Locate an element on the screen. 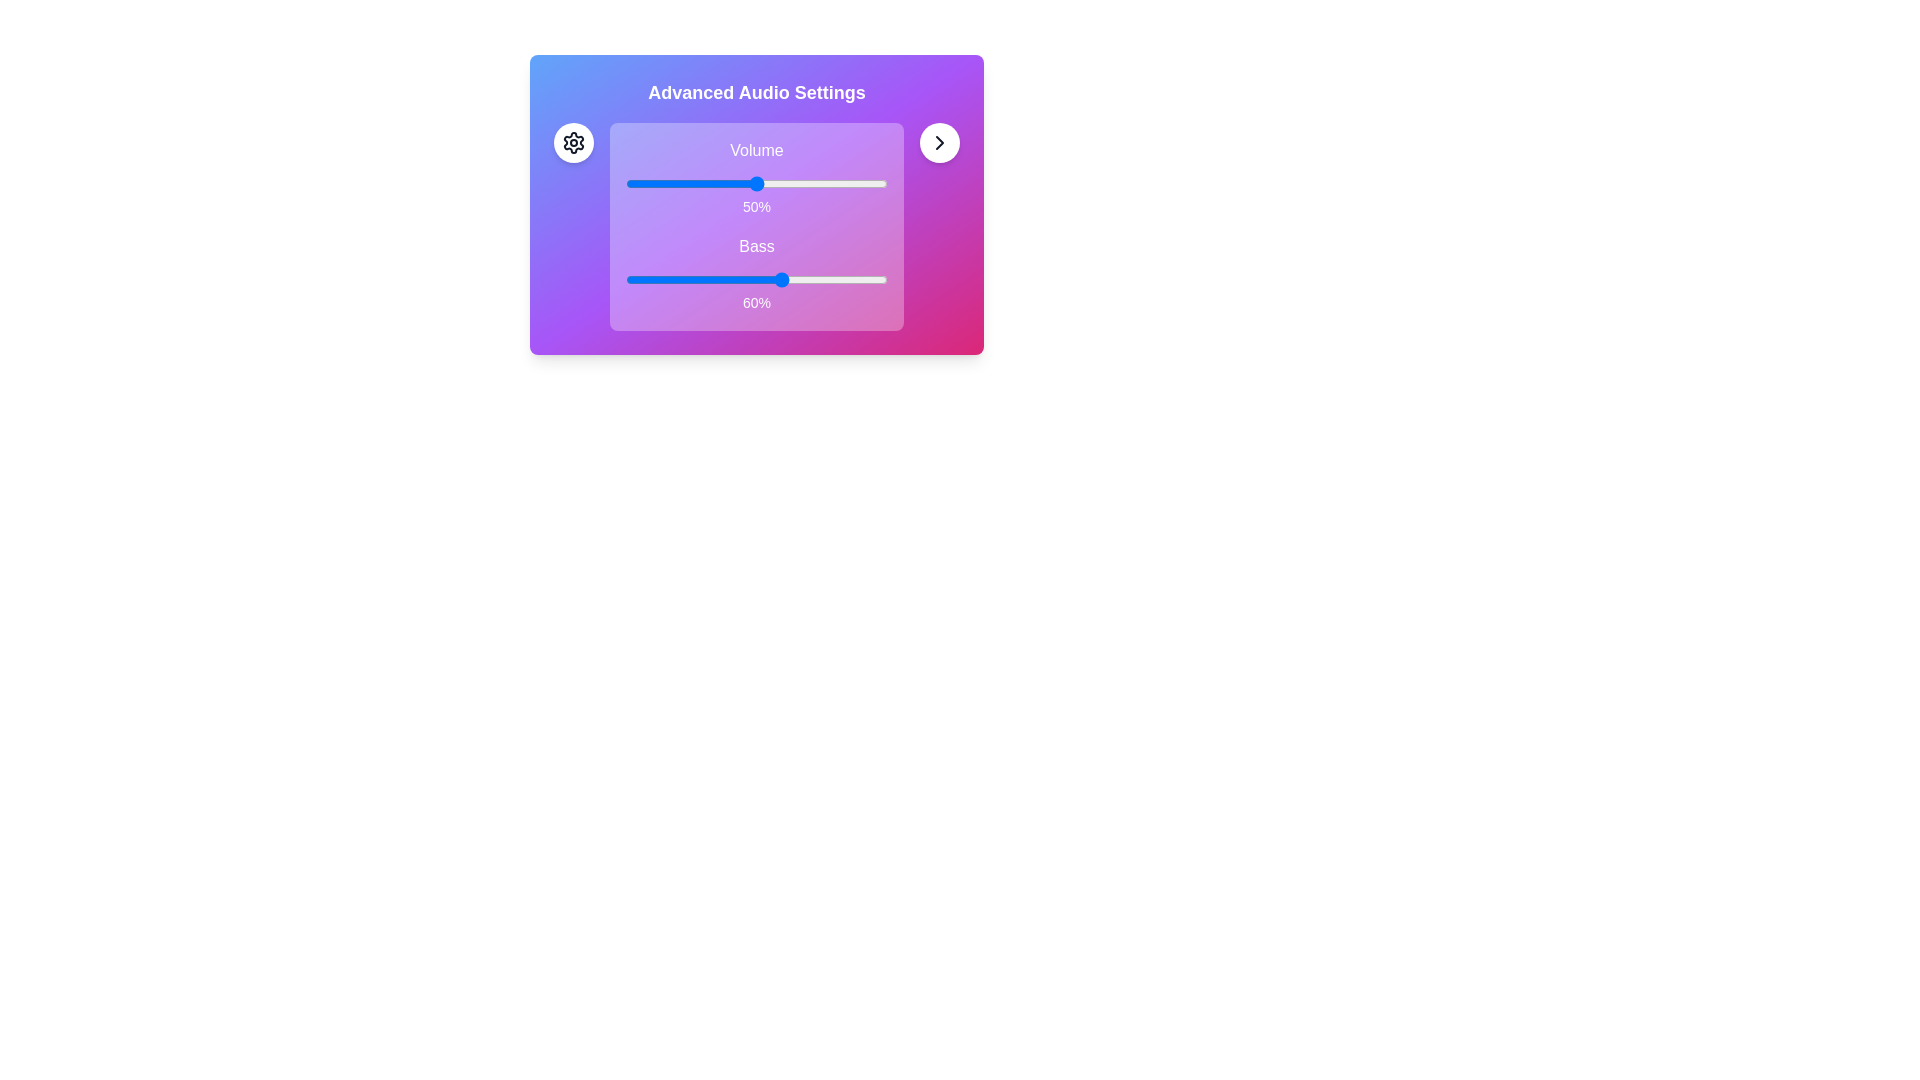  the settings button to open the configurations menu is located at coordinates (573, 141).